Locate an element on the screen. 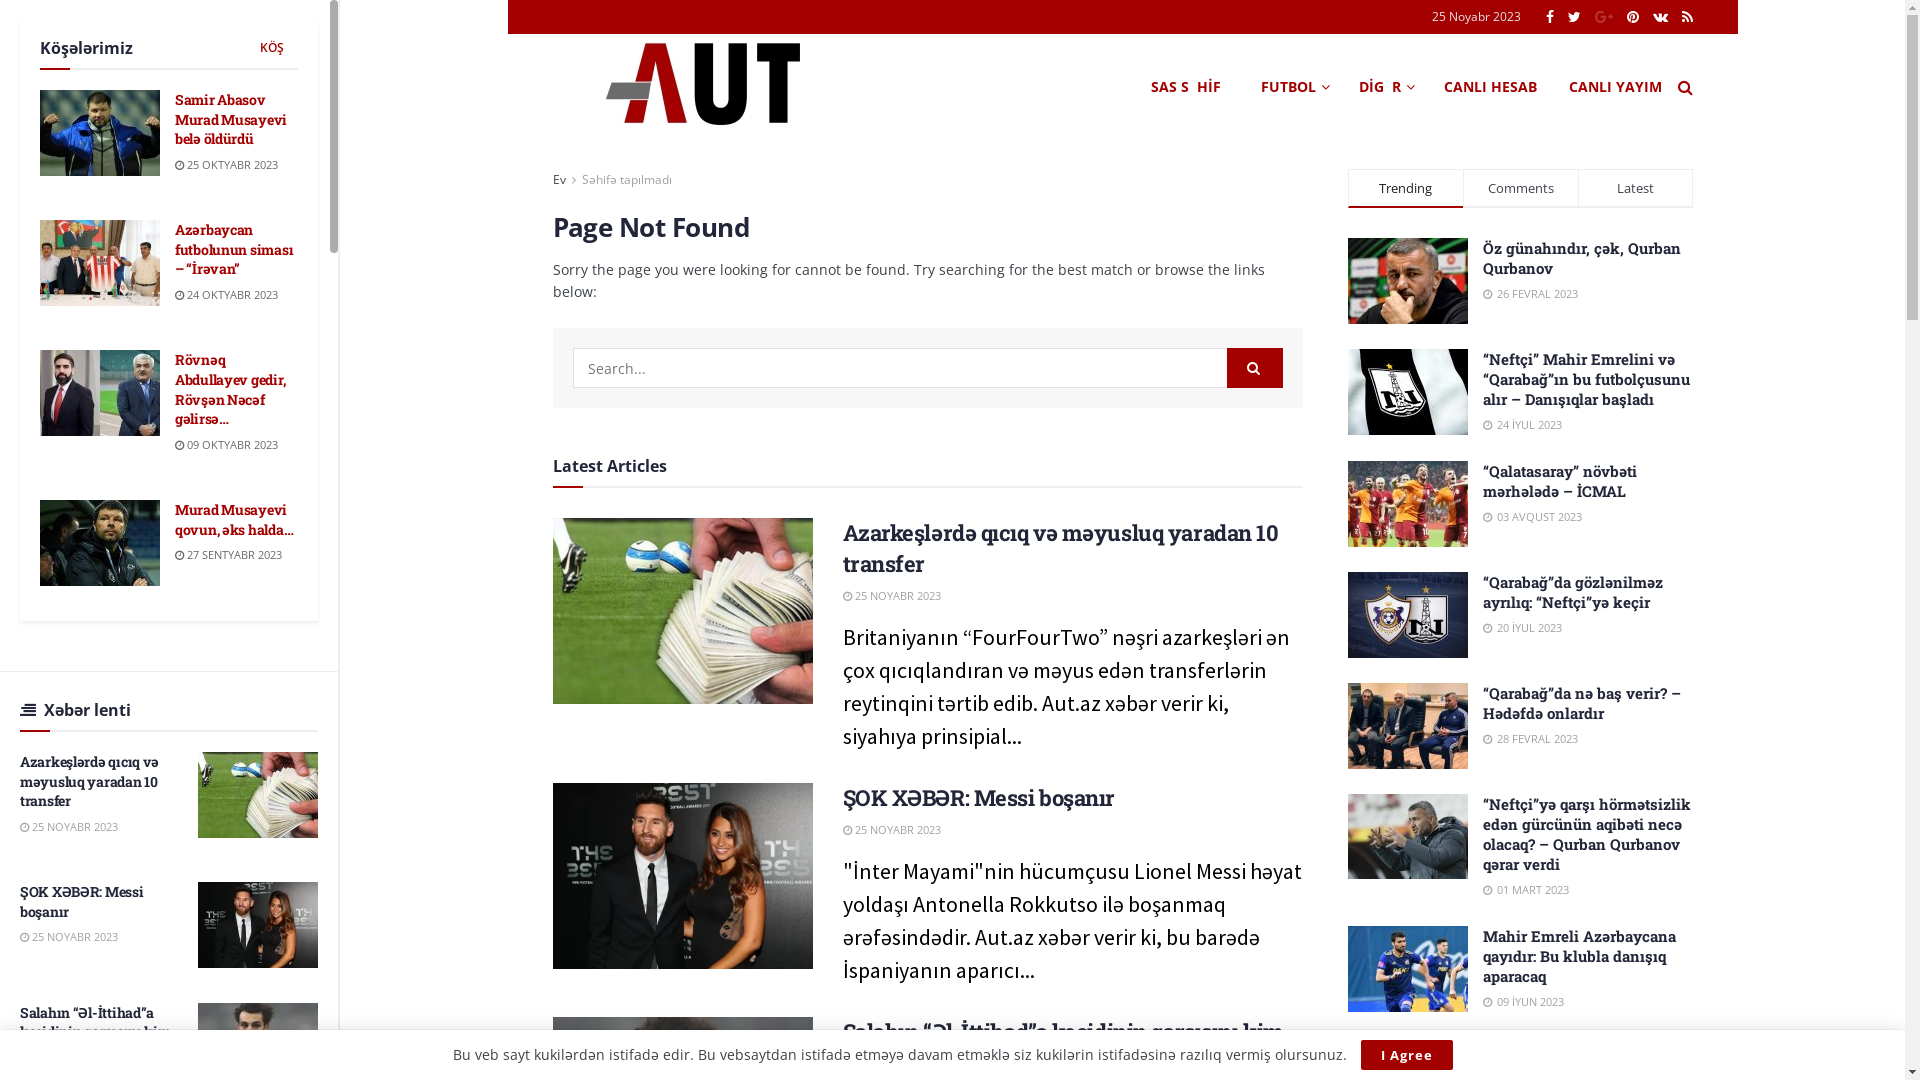 Image resolution: width=1920 pixels, height=1080 pixels. 'Ev' is located at coordinates (558, 178).